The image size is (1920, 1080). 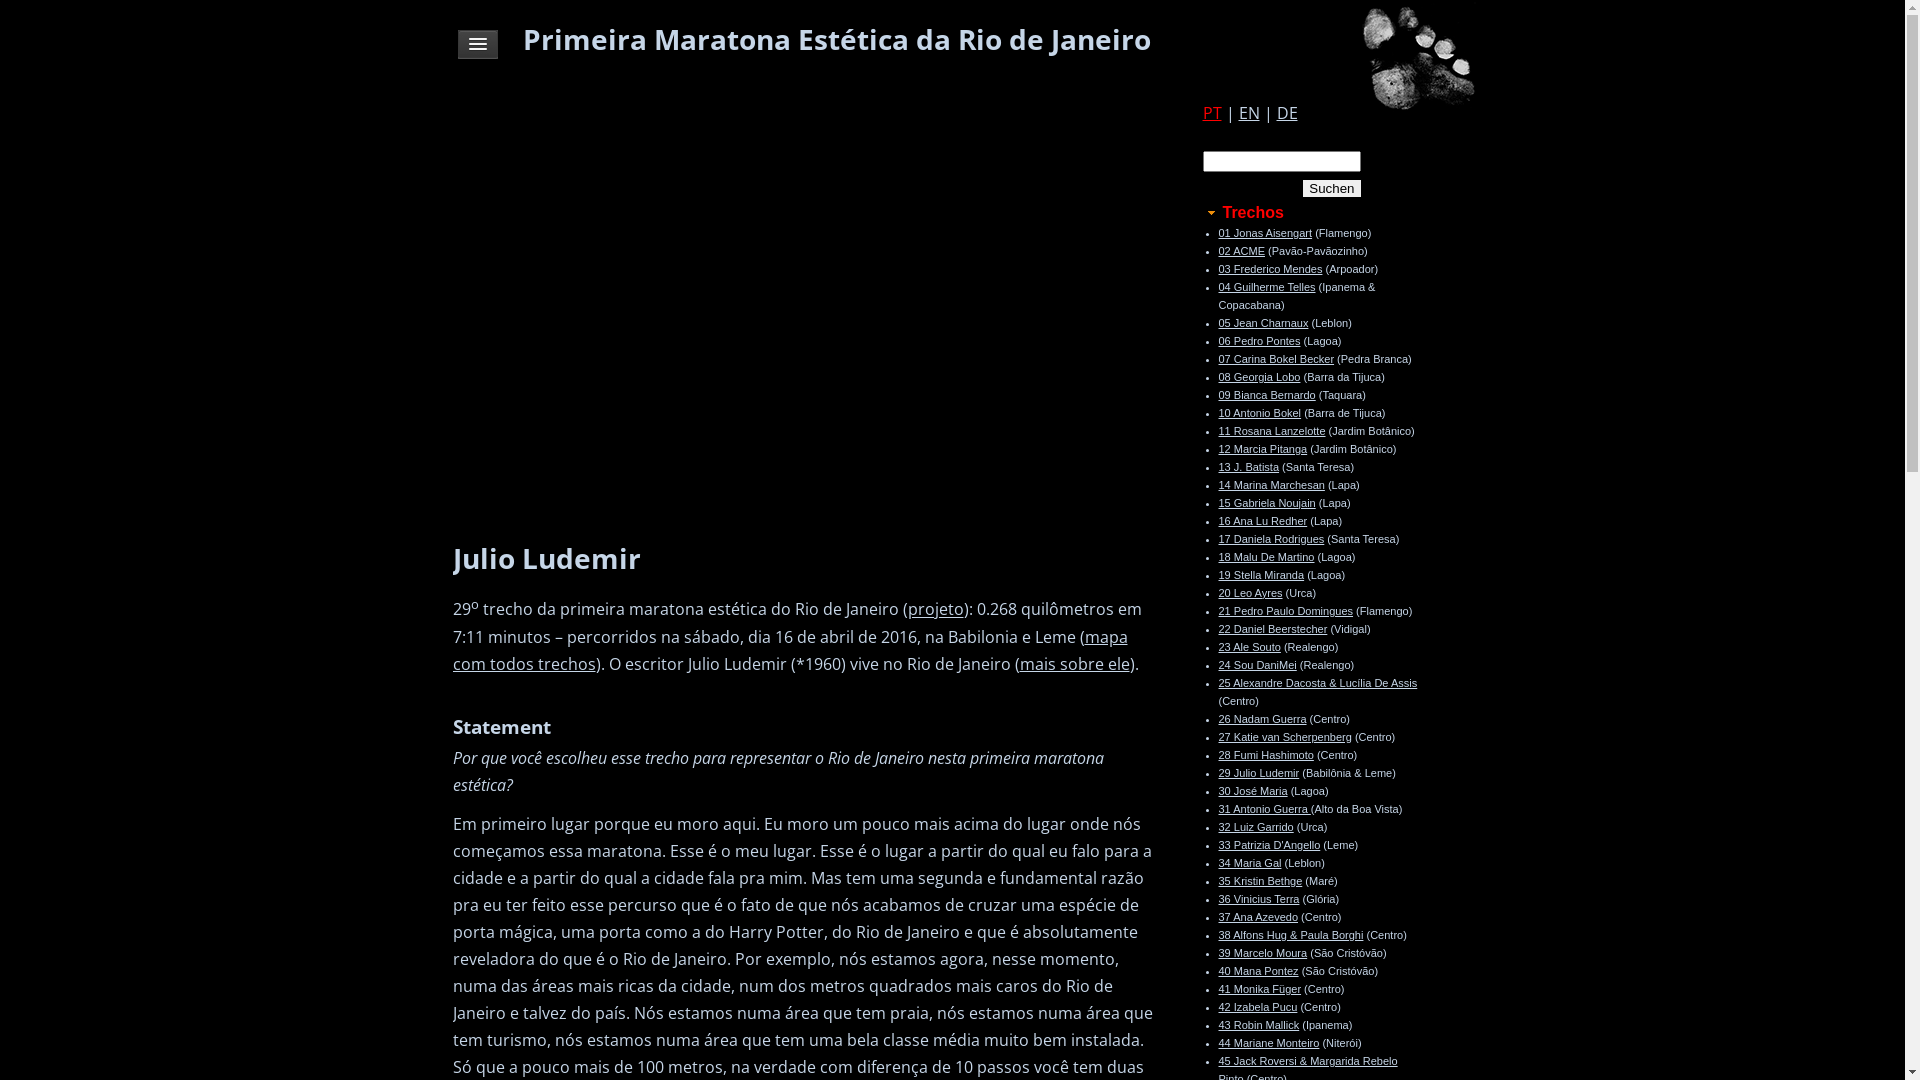 I want to click on '20 Leo Ayres', so click(x=1248, y=592).